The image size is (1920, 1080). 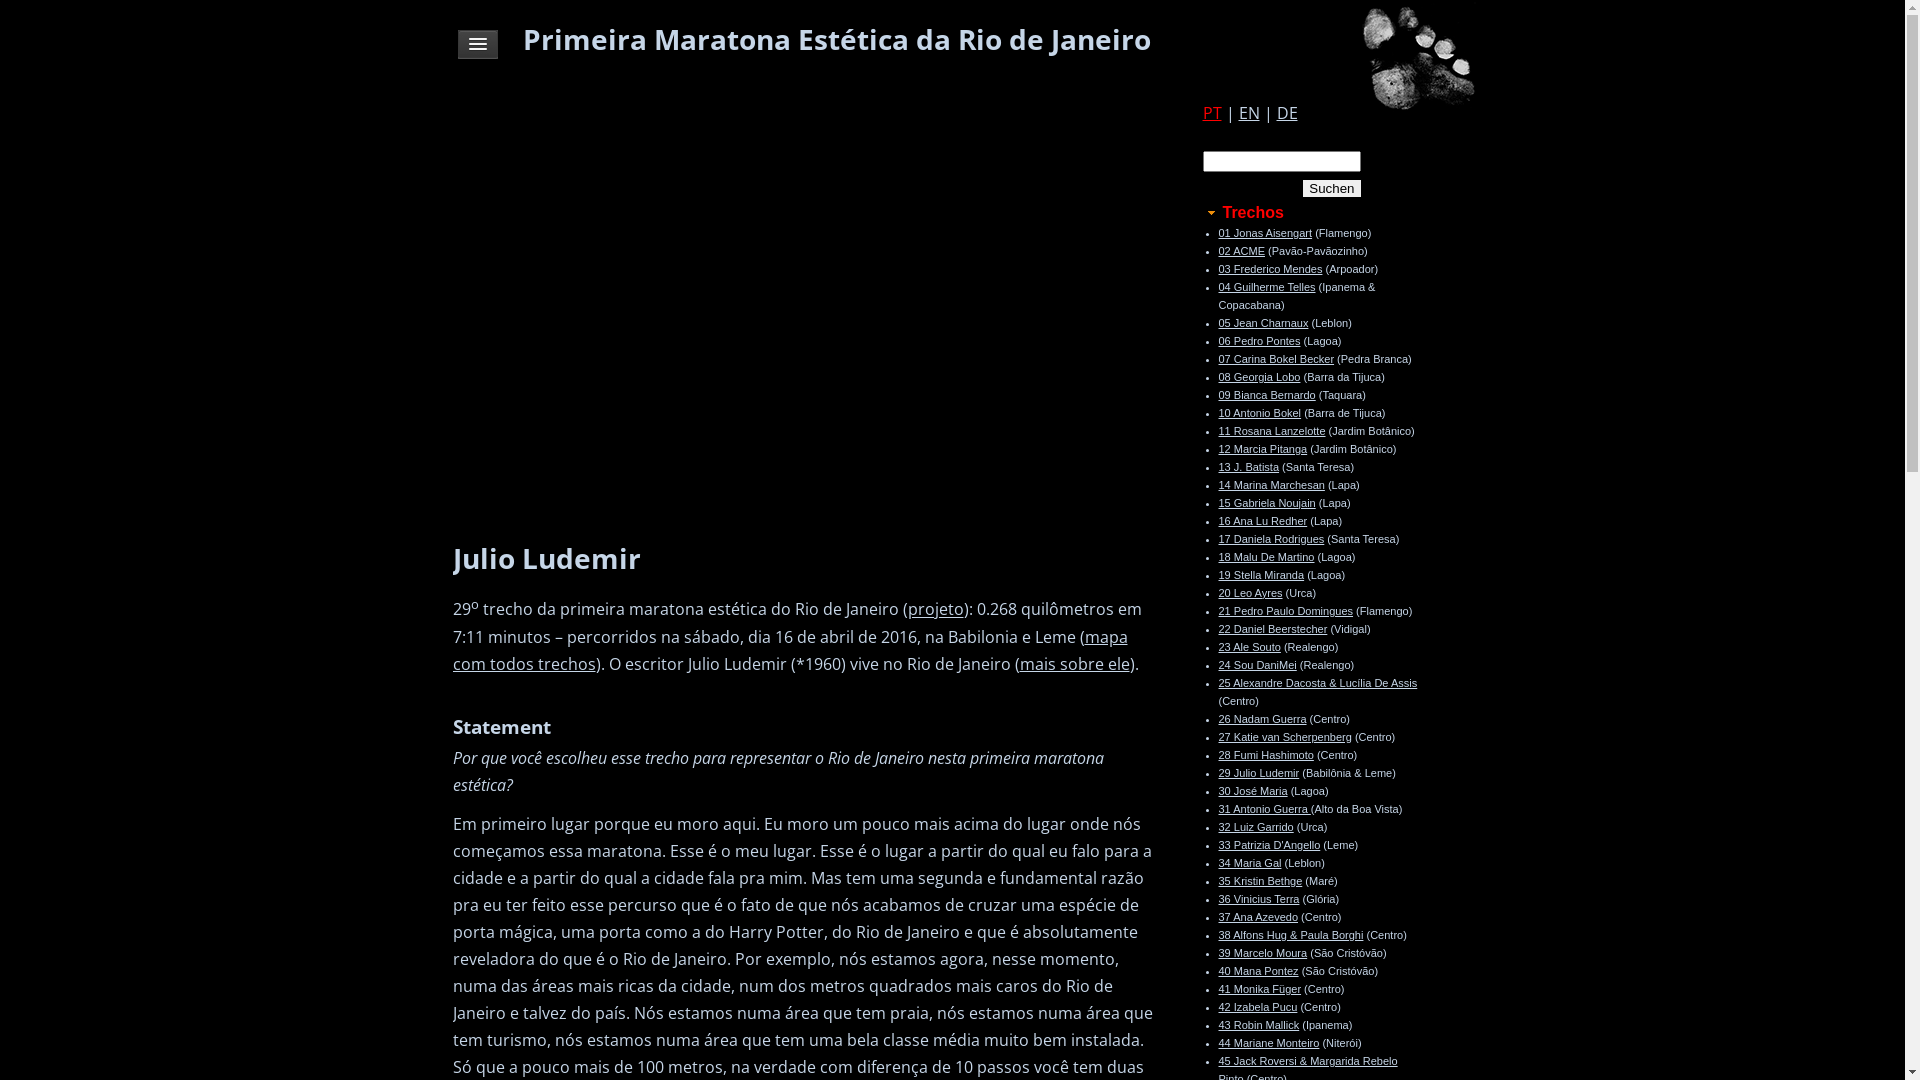 I want to click on '20 Leo Ayres', so click(x=1248, y=592).